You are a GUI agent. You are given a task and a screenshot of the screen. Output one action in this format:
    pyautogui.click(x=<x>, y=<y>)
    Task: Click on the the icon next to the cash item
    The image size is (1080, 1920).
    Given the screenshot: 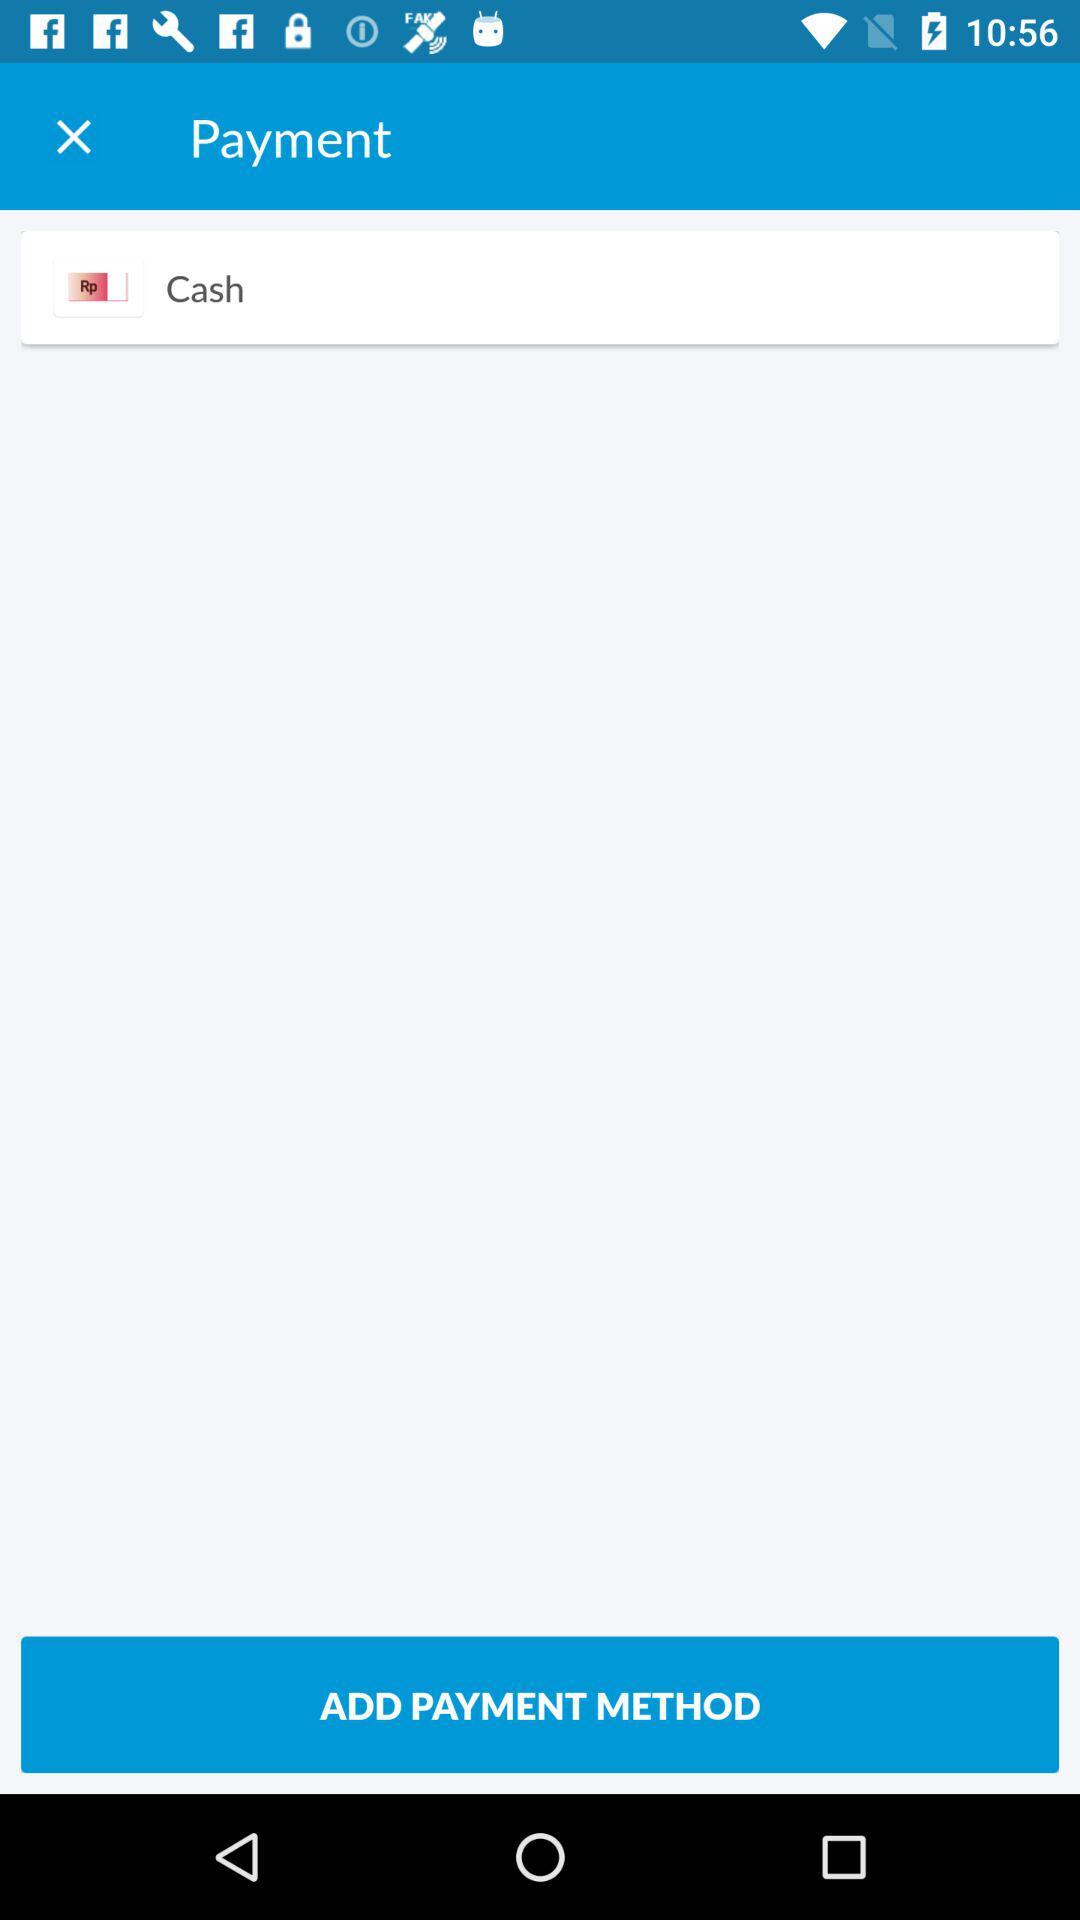 What is the action you would take?
    pyautogui.click(x=98, y=286)
    